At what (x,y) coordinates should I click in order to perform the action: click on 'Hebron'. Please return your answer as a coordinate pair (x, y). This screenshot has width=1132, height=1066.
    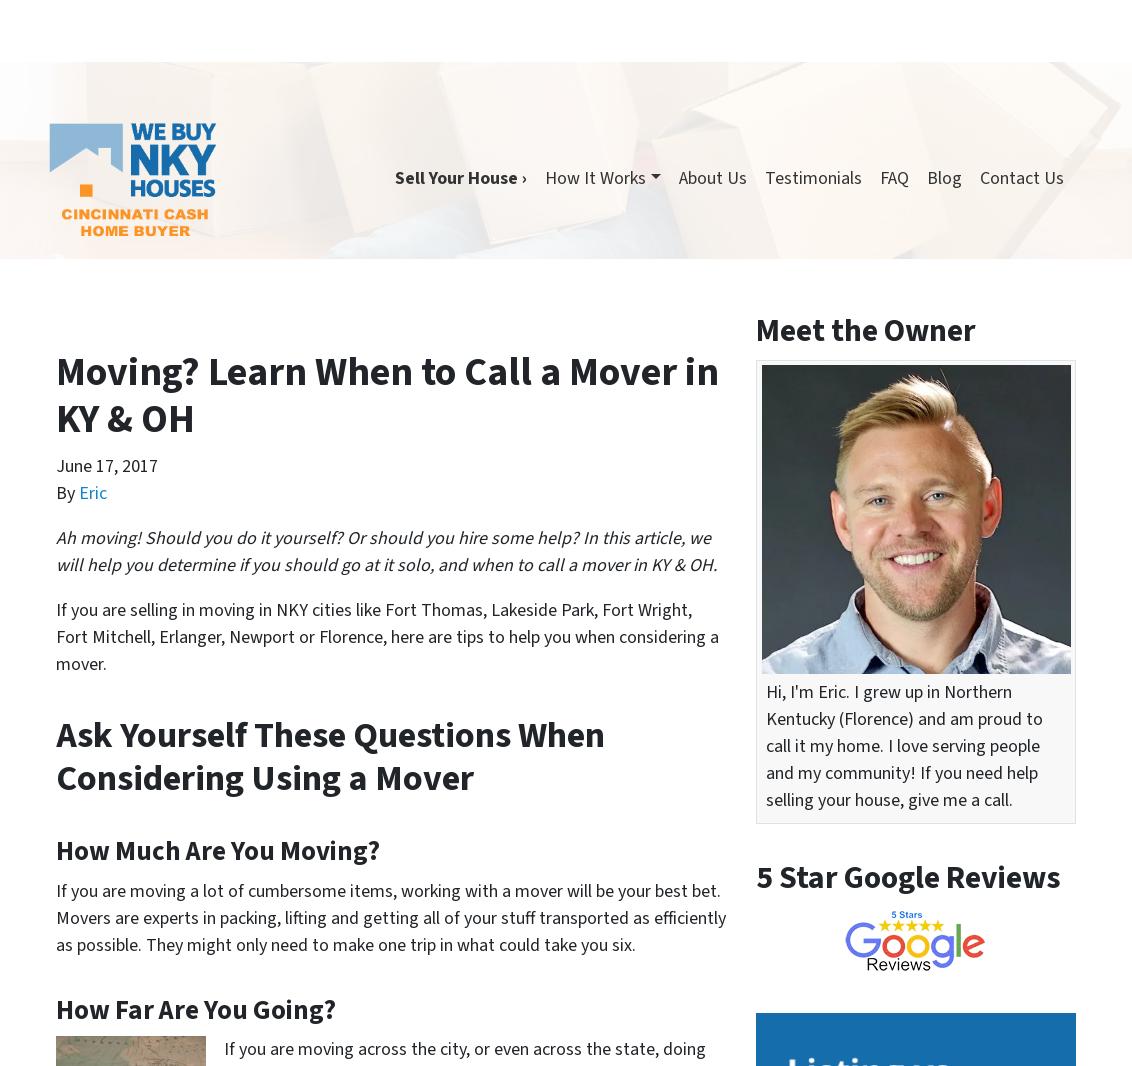
    Looking at the image, I should click on (954, 988).